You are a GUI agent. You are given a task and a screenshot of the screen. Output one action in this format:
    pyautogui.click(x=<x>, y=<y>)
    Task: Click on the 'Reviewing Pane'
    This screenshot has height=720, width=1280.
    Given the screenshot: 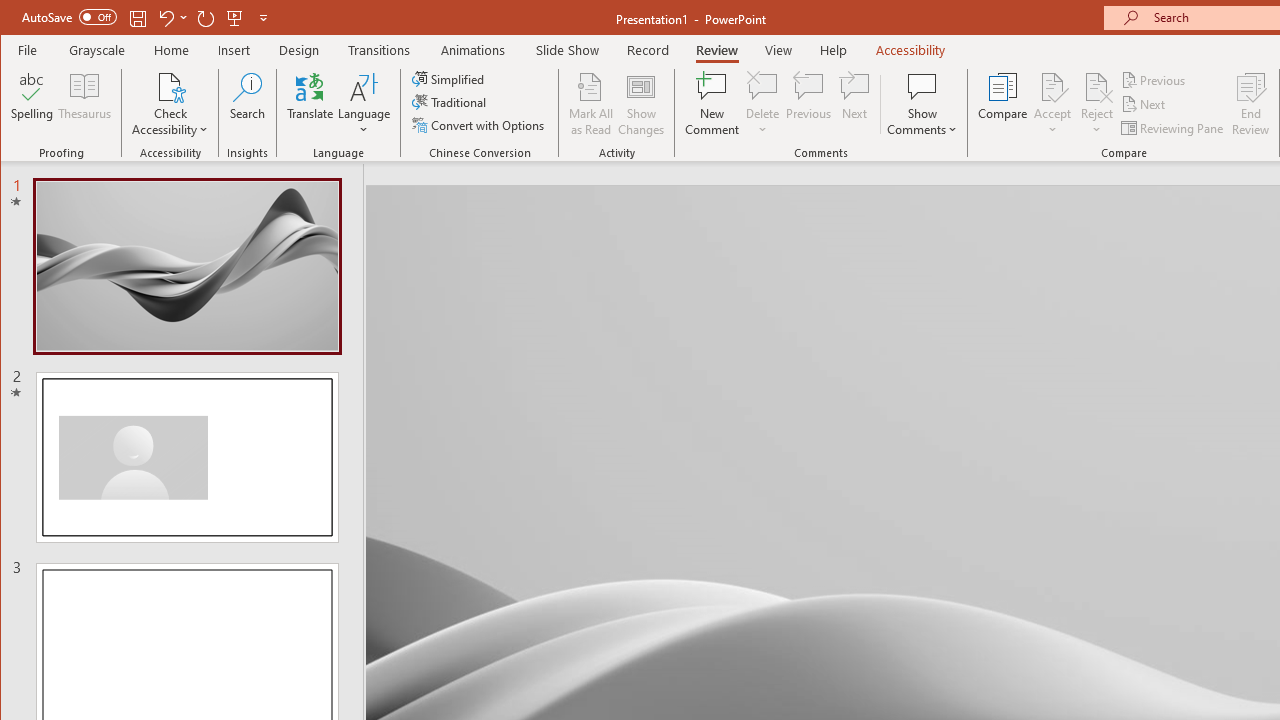 What is the action you would take?
    pyautogui.click(x=1173, y=128)
    